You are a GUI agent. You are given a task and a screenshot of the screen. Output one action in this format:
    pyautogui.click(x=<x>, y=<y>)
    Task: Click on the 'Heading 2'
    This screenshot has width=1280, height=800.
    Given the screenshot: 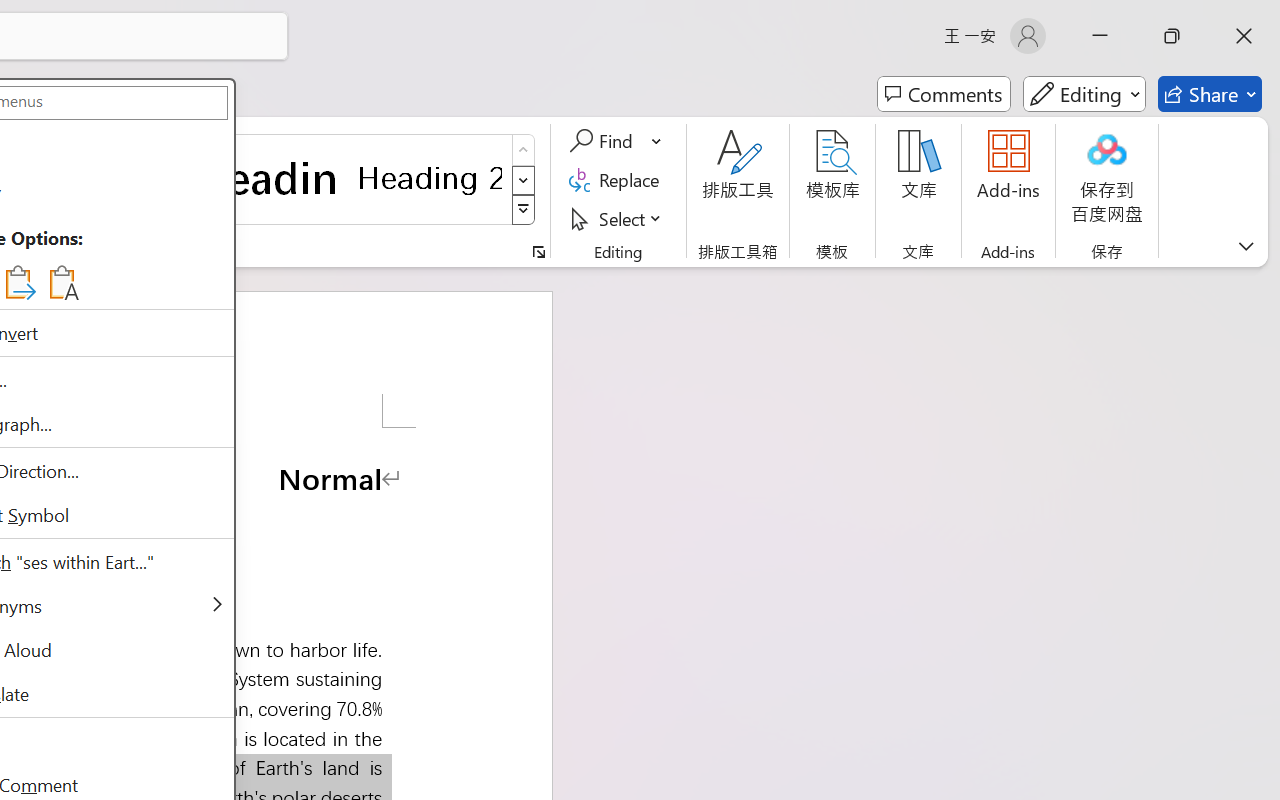 What is the action you would take?
    pyautogui.click(x=429, y=177)
    